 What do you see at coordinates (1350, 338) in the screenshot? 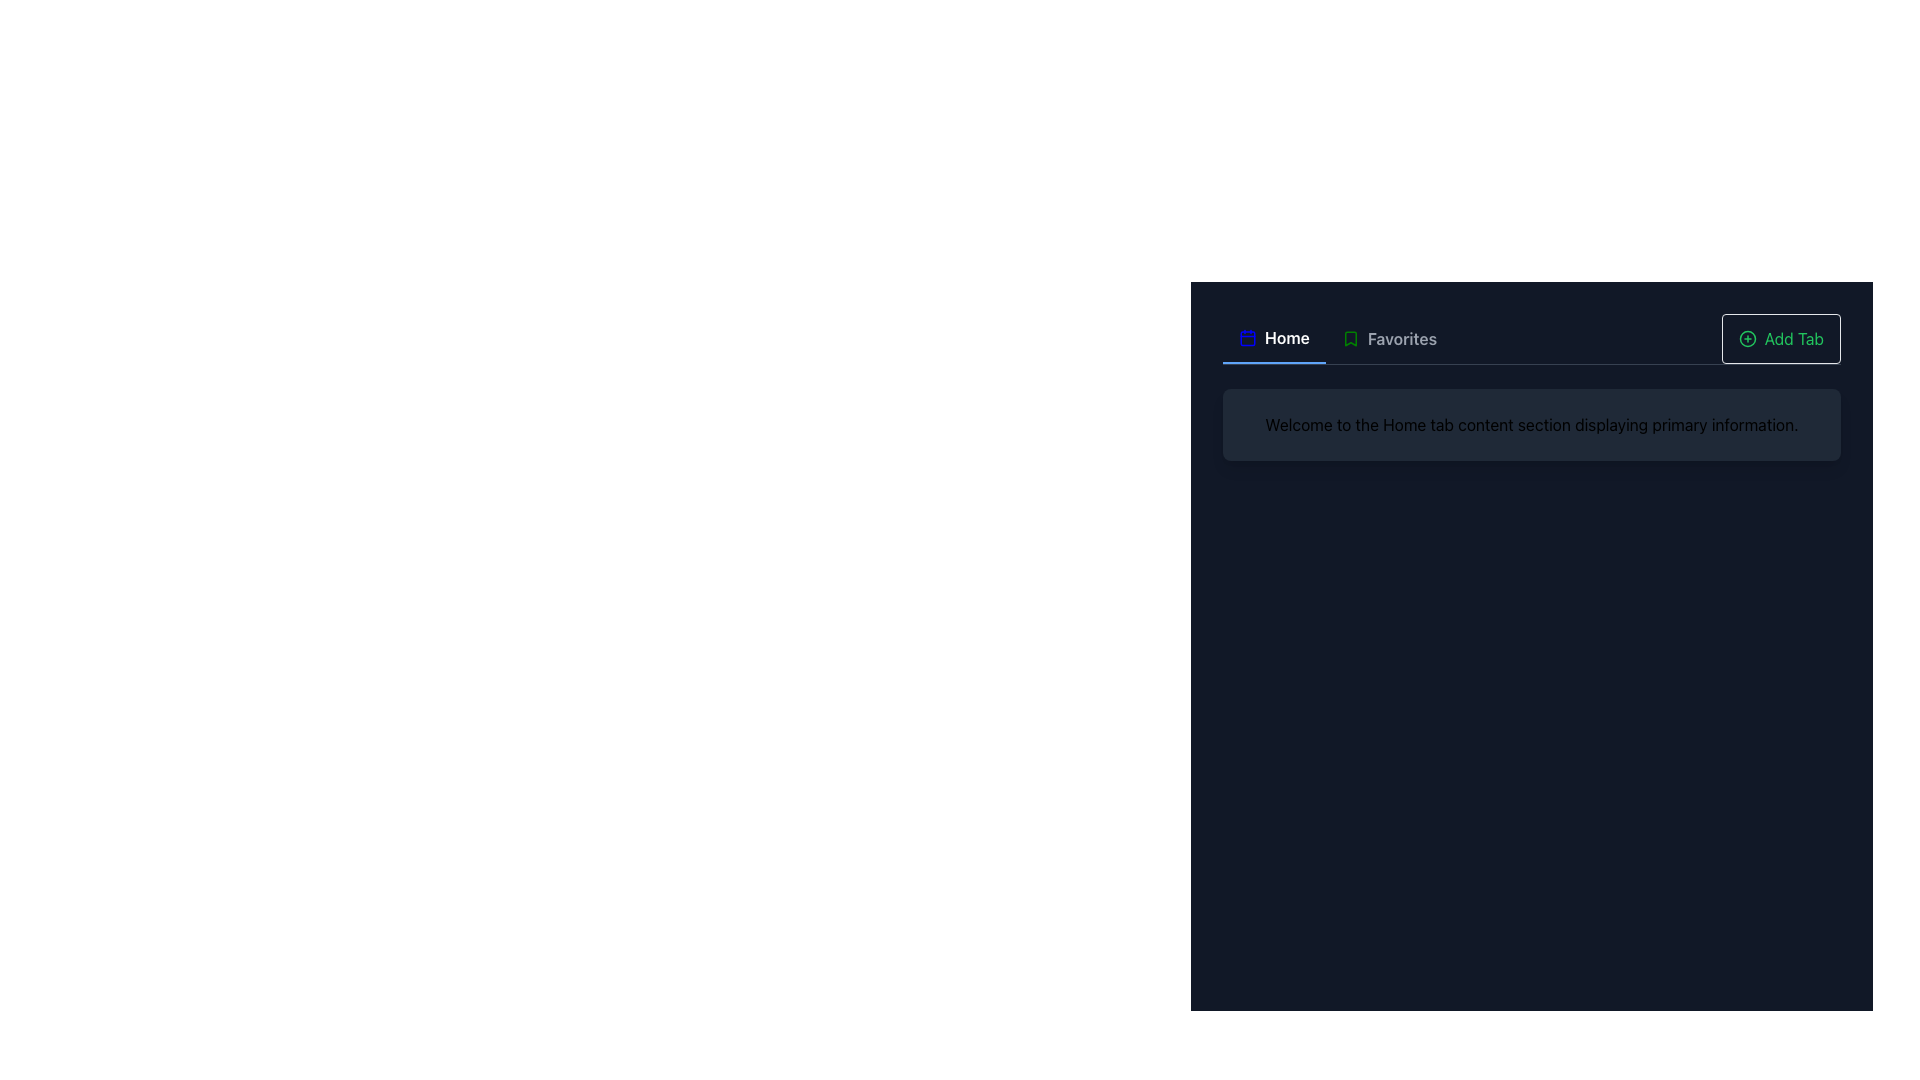
I see `the 'Favorites' icon located in the navigation bar, which is positioned to the left of the text 'Favorites' at the top center of the interface` at bounding box center [1350, 338].